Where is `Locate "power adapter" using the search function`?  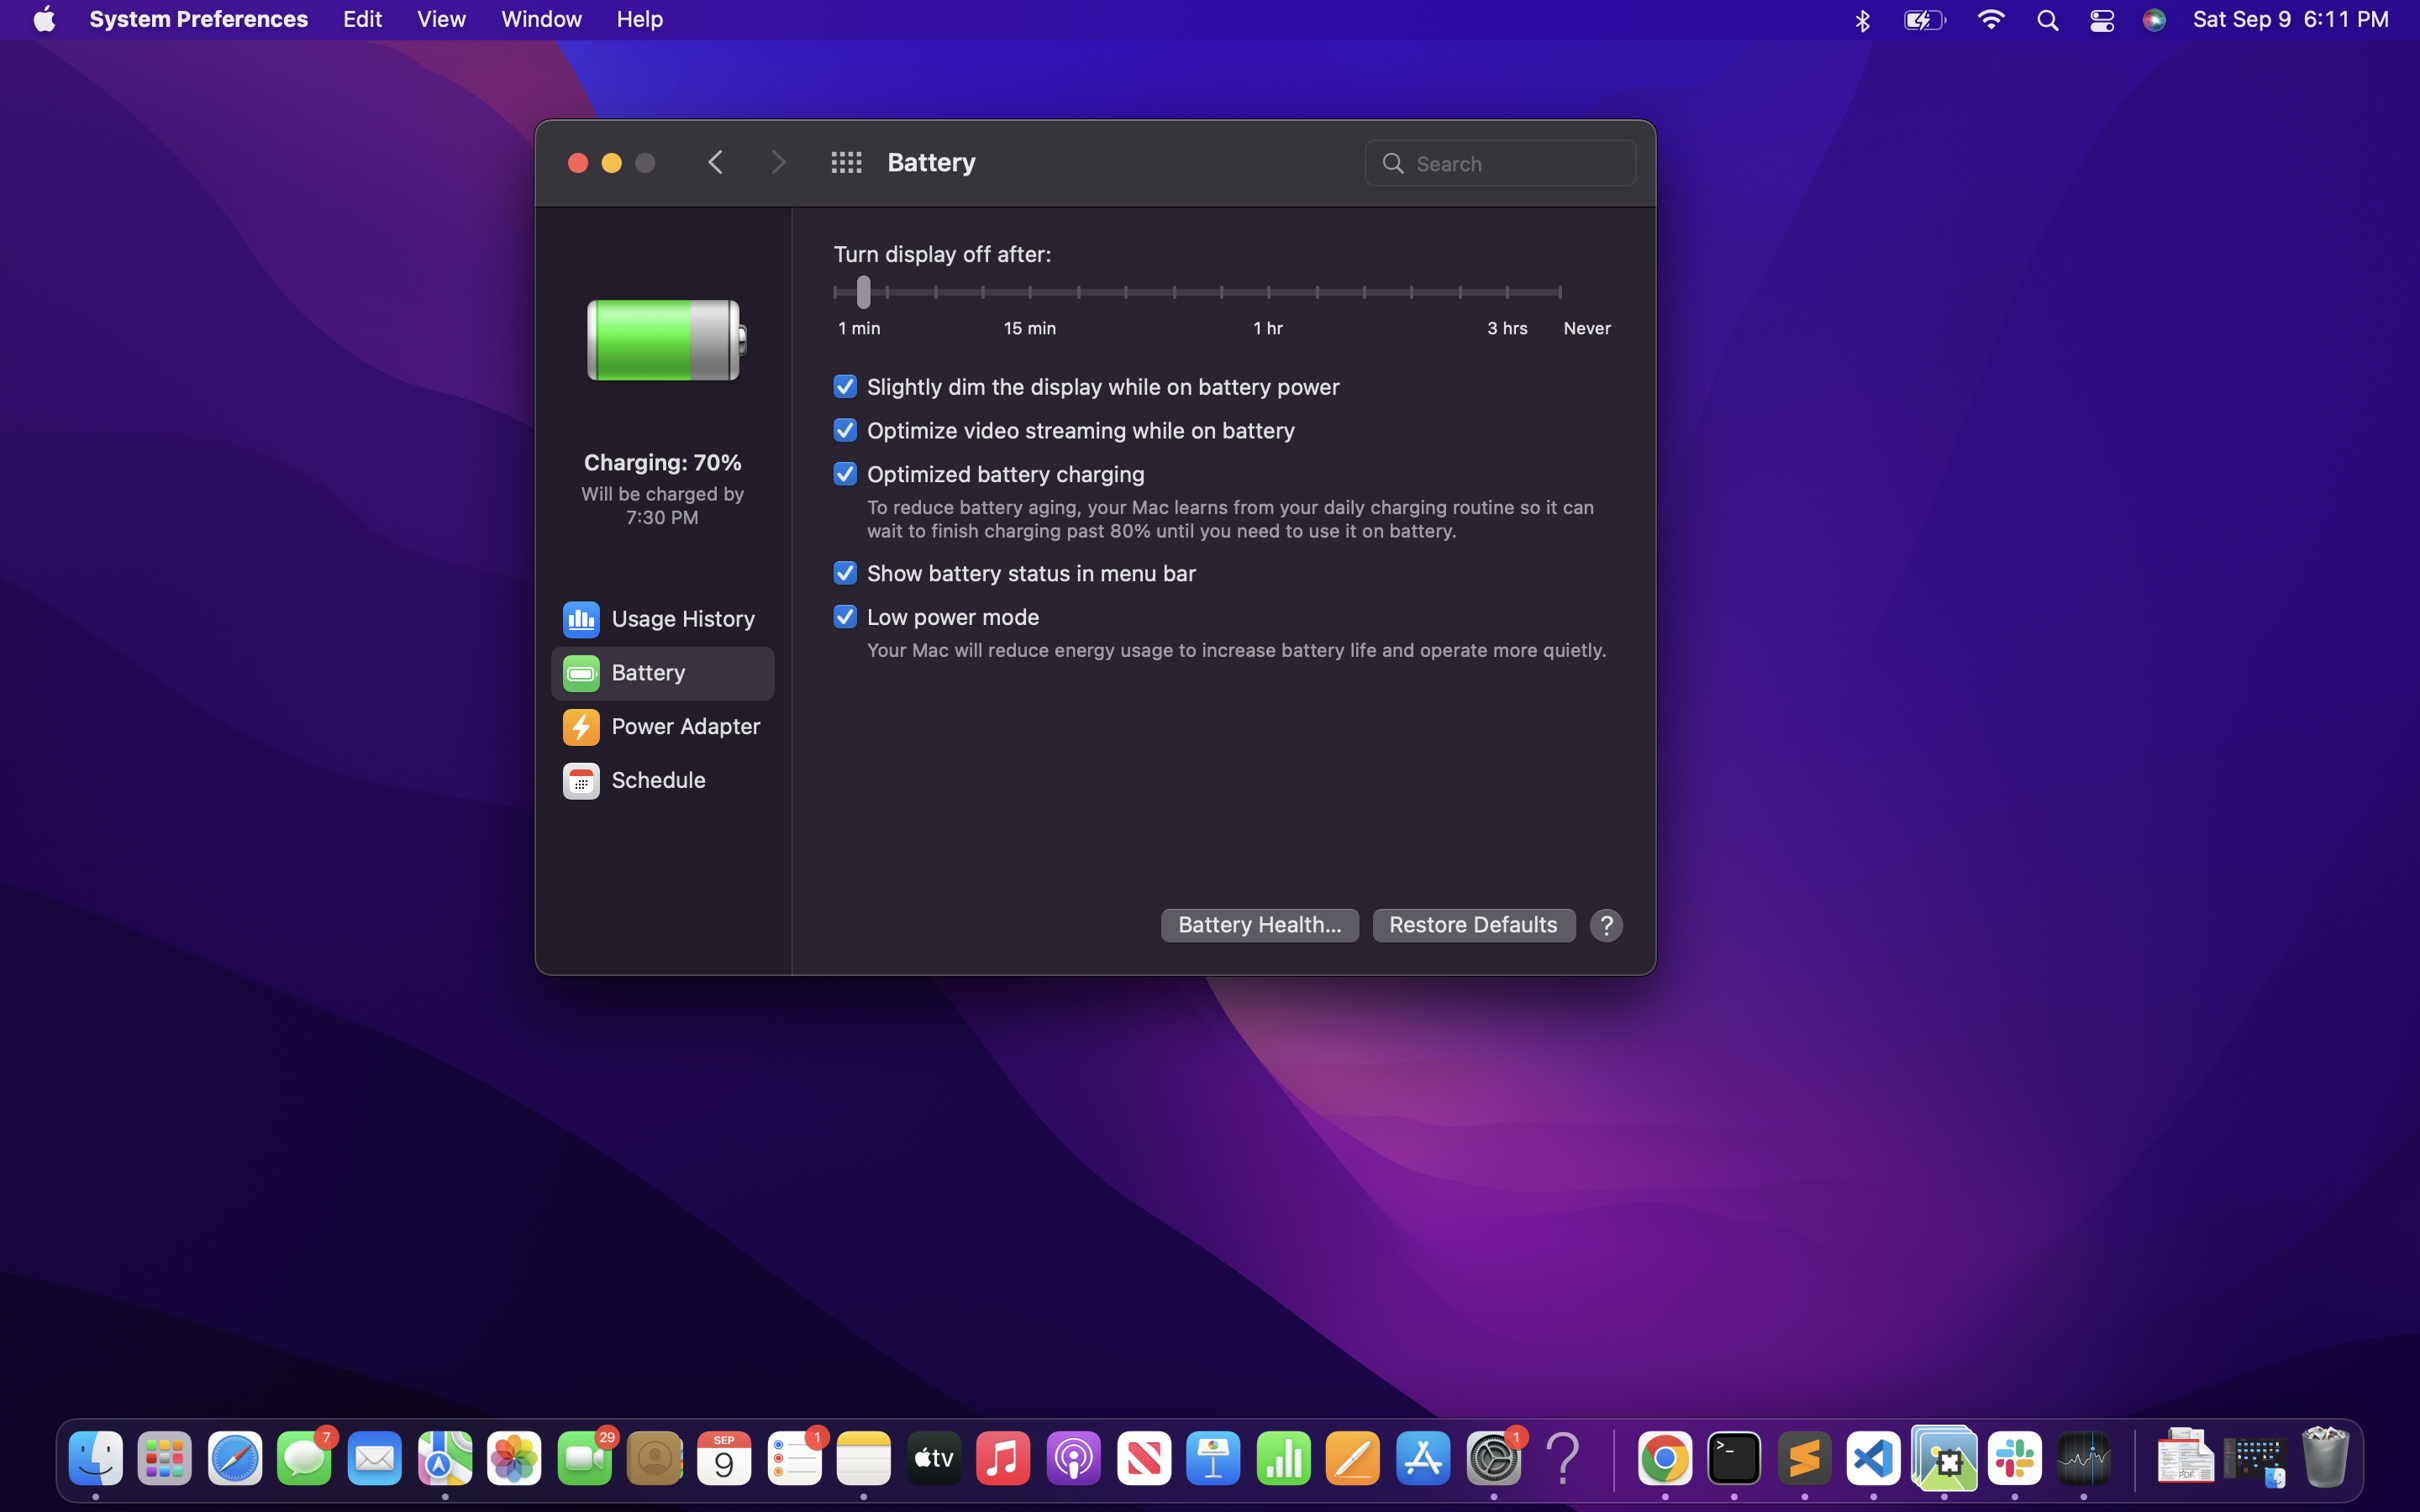 Locate "power adapter" using the search function is located at coordinates (1497, 160).